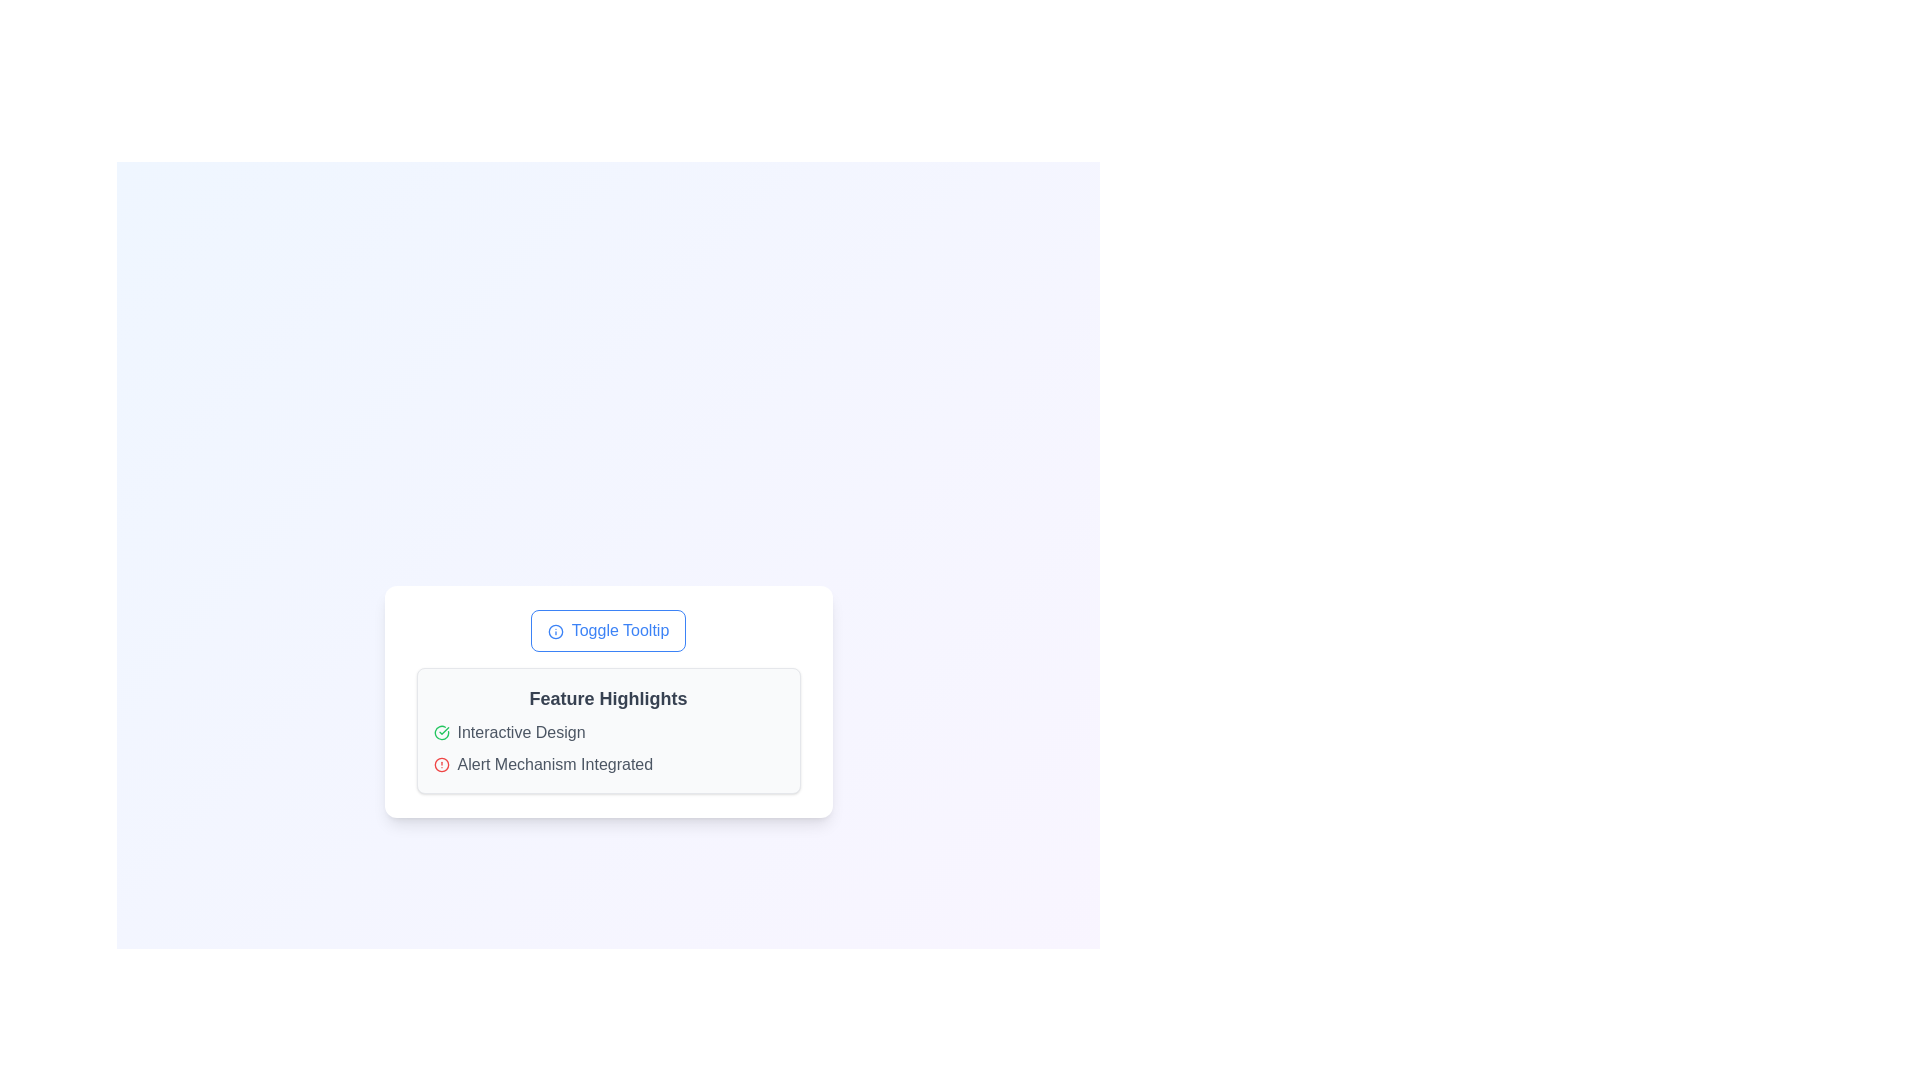  What do you see at coordinates (607, 701) in the screenshot?
I see `the Information Panel that contains the title 'Feature Highlights' and two lines of text with icons, positioned centrally beneath the 'Toggle Tooltip' button` at bounding box center [607, 701].